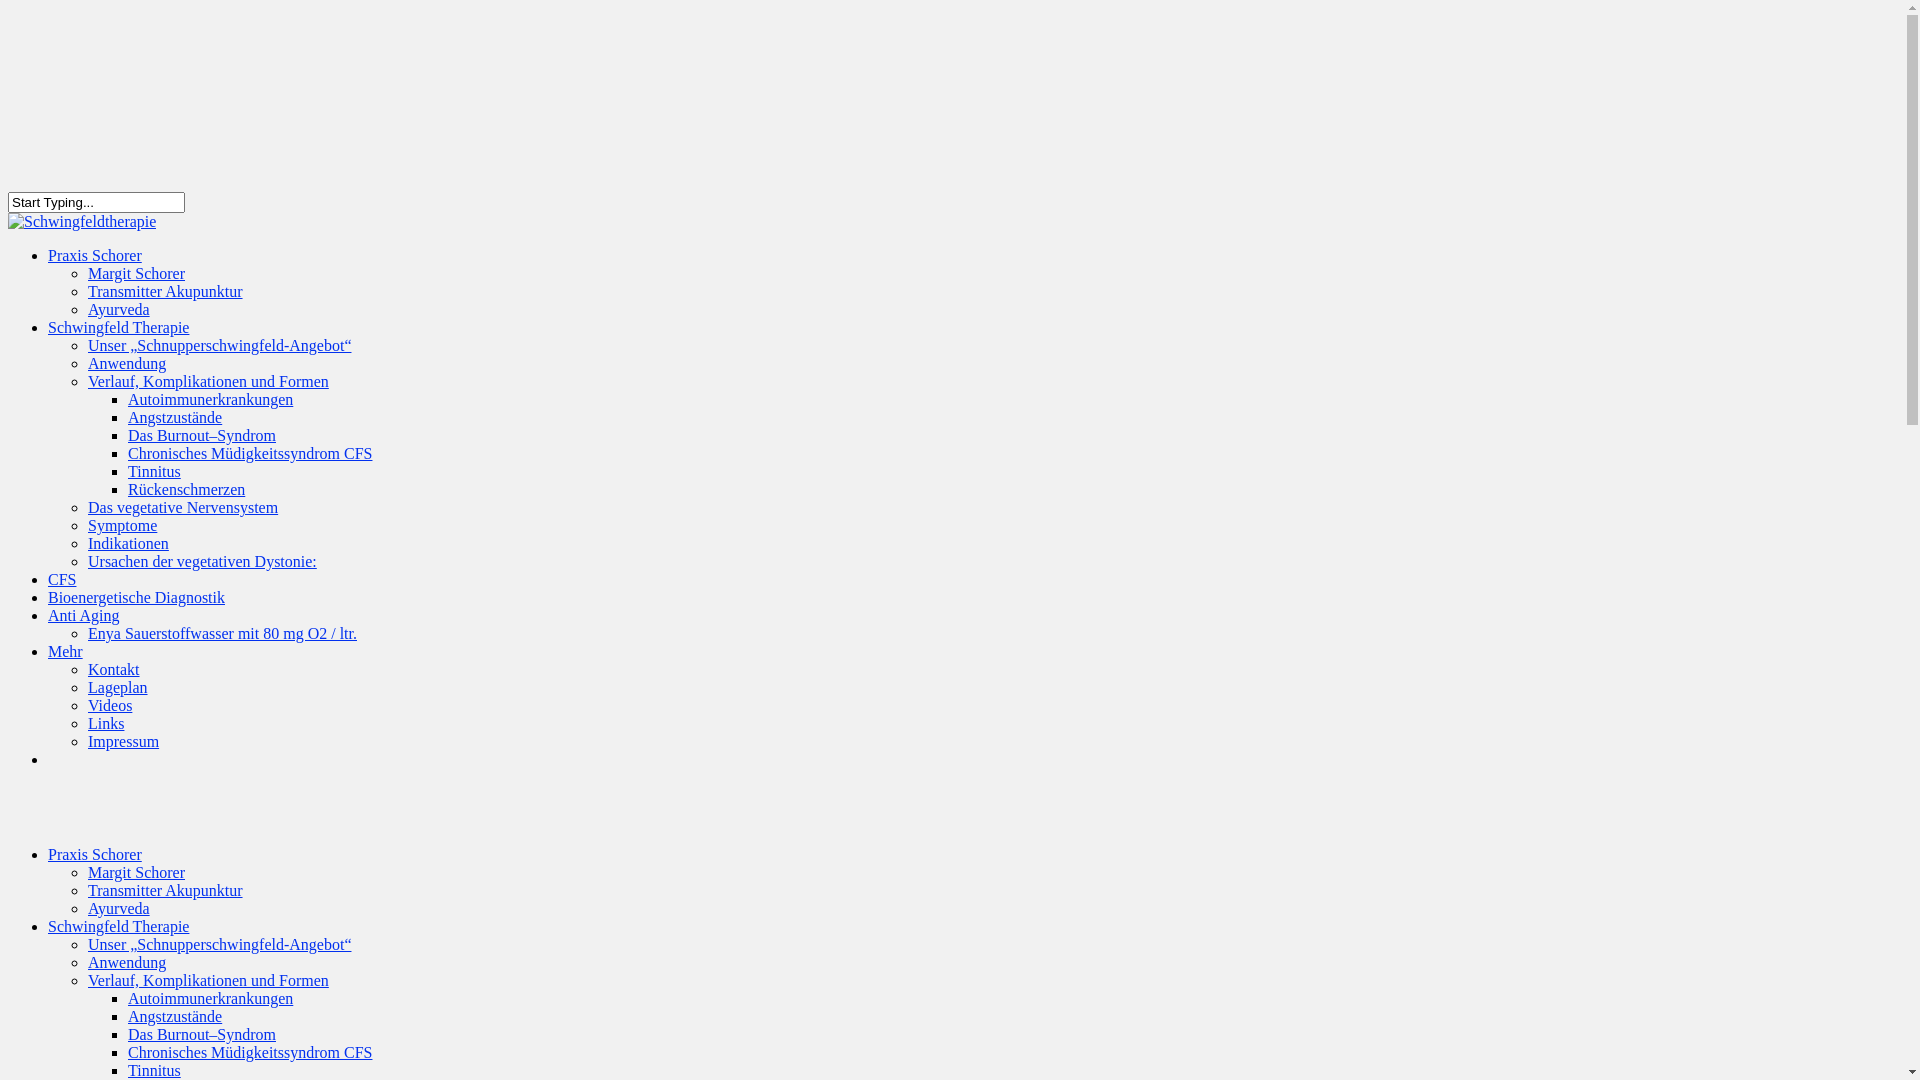 This screenshot has width=1920, height=1080. What do you see at coordinates (117, 926) in the screenshot?
I see `'Schwingfeld Therapie'` at bounding box center [117, 926].